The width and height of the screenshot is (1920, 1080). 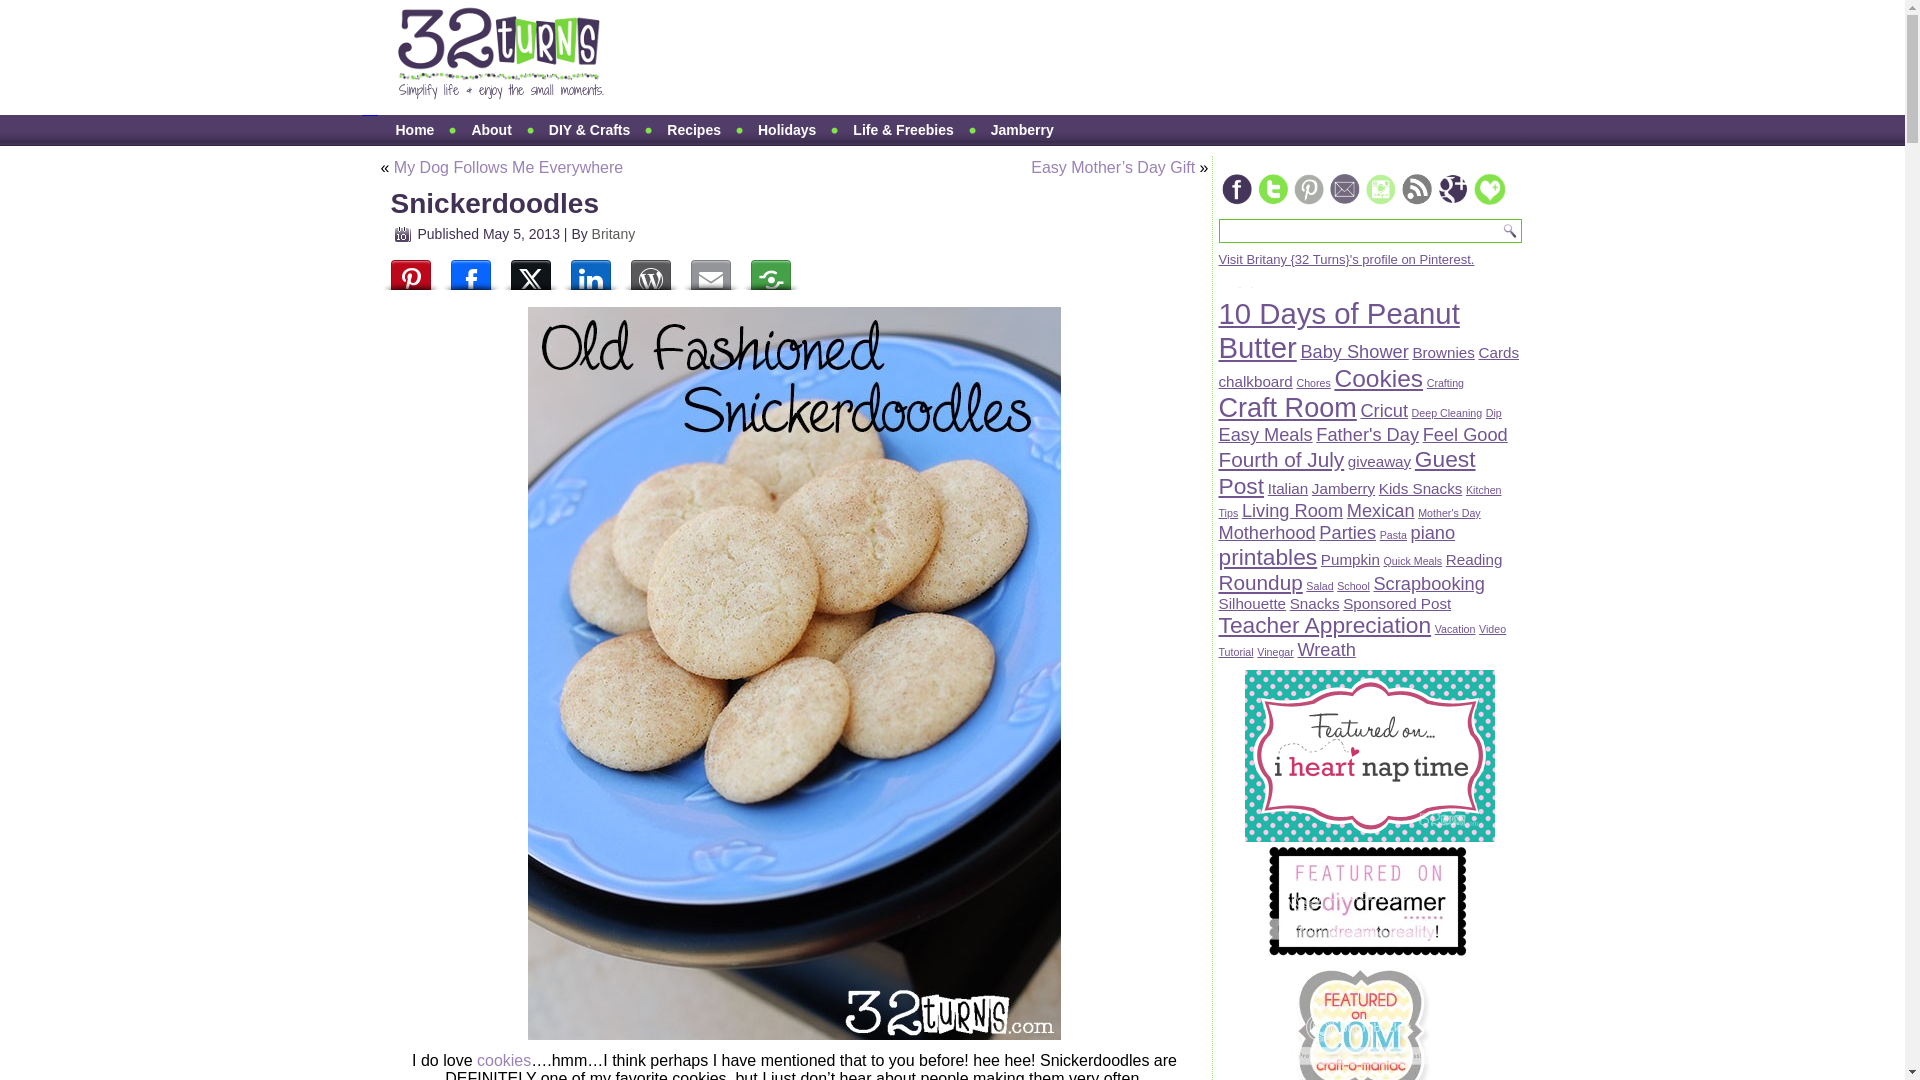 I want to click on 'Advertisement', so click(x=1007, y=56).